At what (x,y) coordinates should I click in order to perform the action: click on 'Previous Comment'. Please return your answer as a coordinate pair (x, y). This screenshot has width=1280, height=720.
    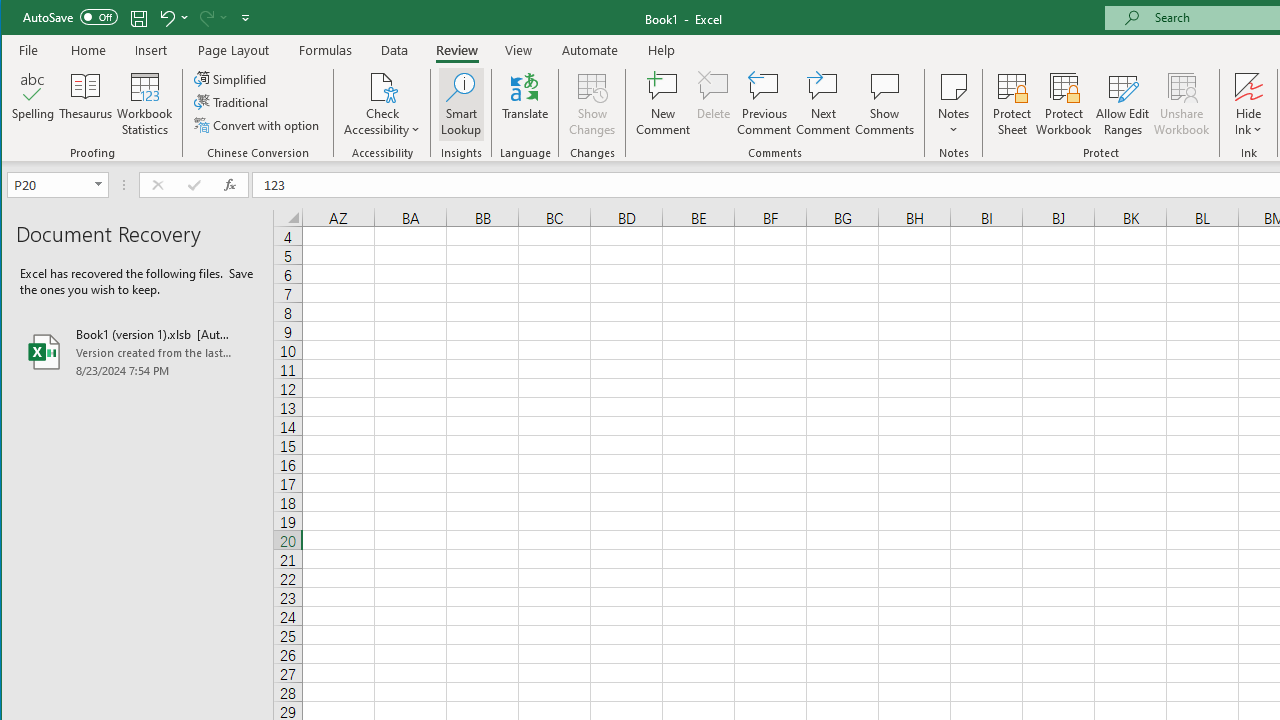
    Looking at the image, I should click on (763, 104).